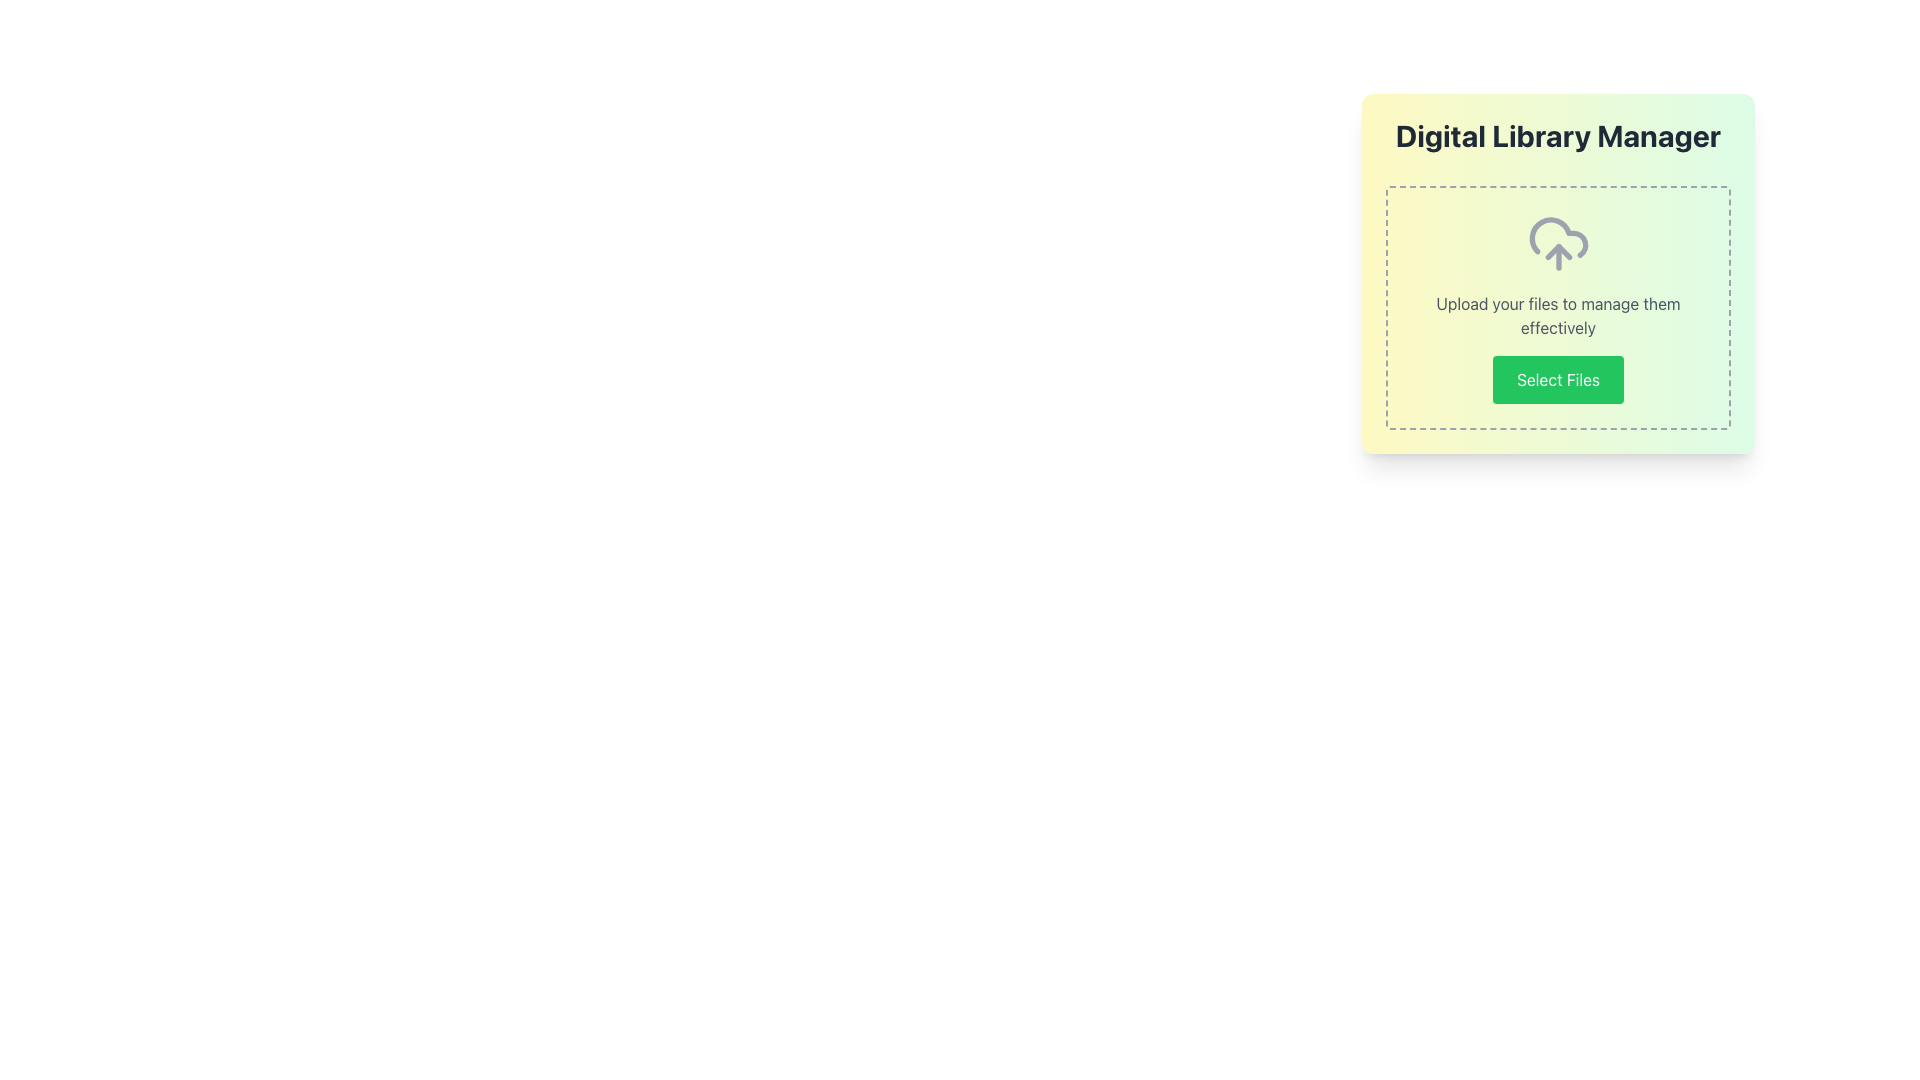 The width and height of the screenshot is (1920, 1080). What do you see at coordinates (1557, 315) in the screenshot?
I see `the instructional text label that provides context about the associated UI components, located below the cloud icon and above the 'Select Files' button` at bounding box center [1557, 315].